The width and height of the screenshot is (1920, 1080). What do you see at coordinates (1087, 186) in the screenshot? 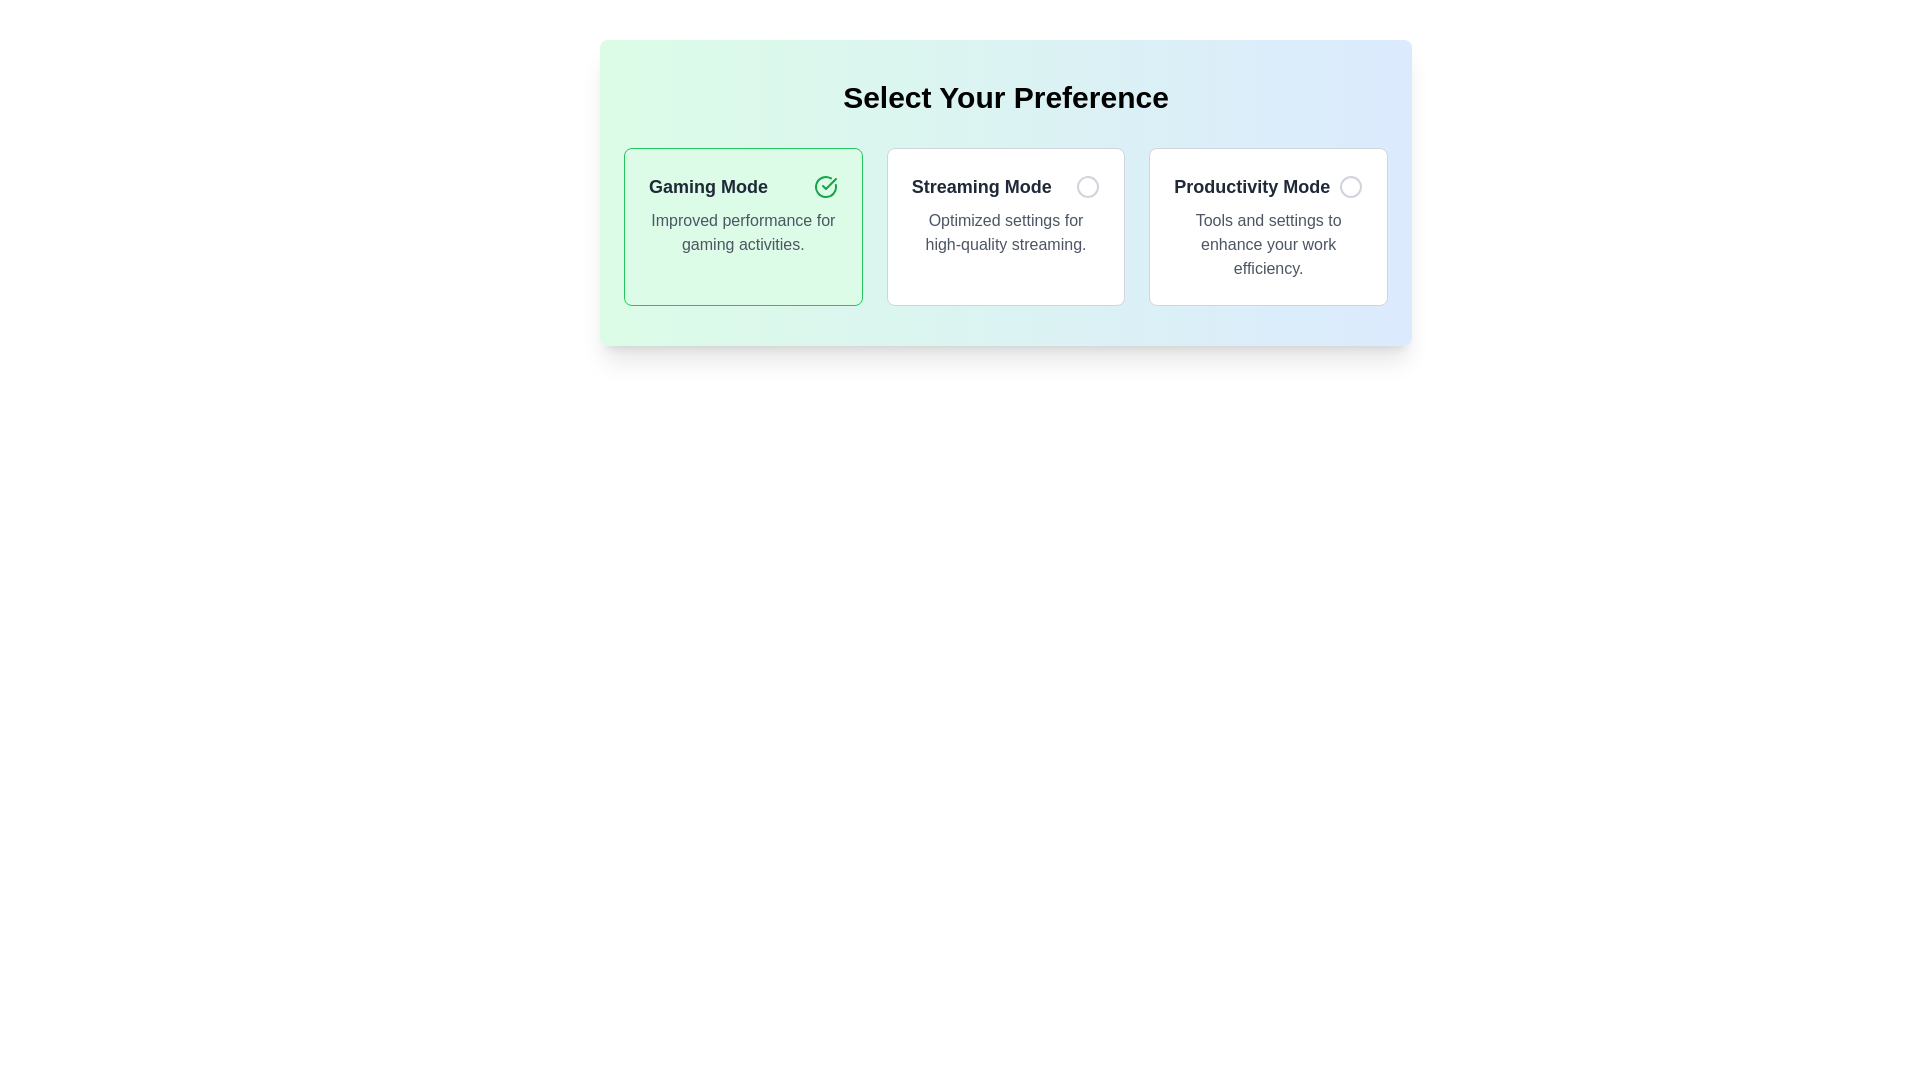
I see `the circular icon outlined with a light gray stroke located next to the 'Streaming Mode' text` at bounding box center [1087, 186].